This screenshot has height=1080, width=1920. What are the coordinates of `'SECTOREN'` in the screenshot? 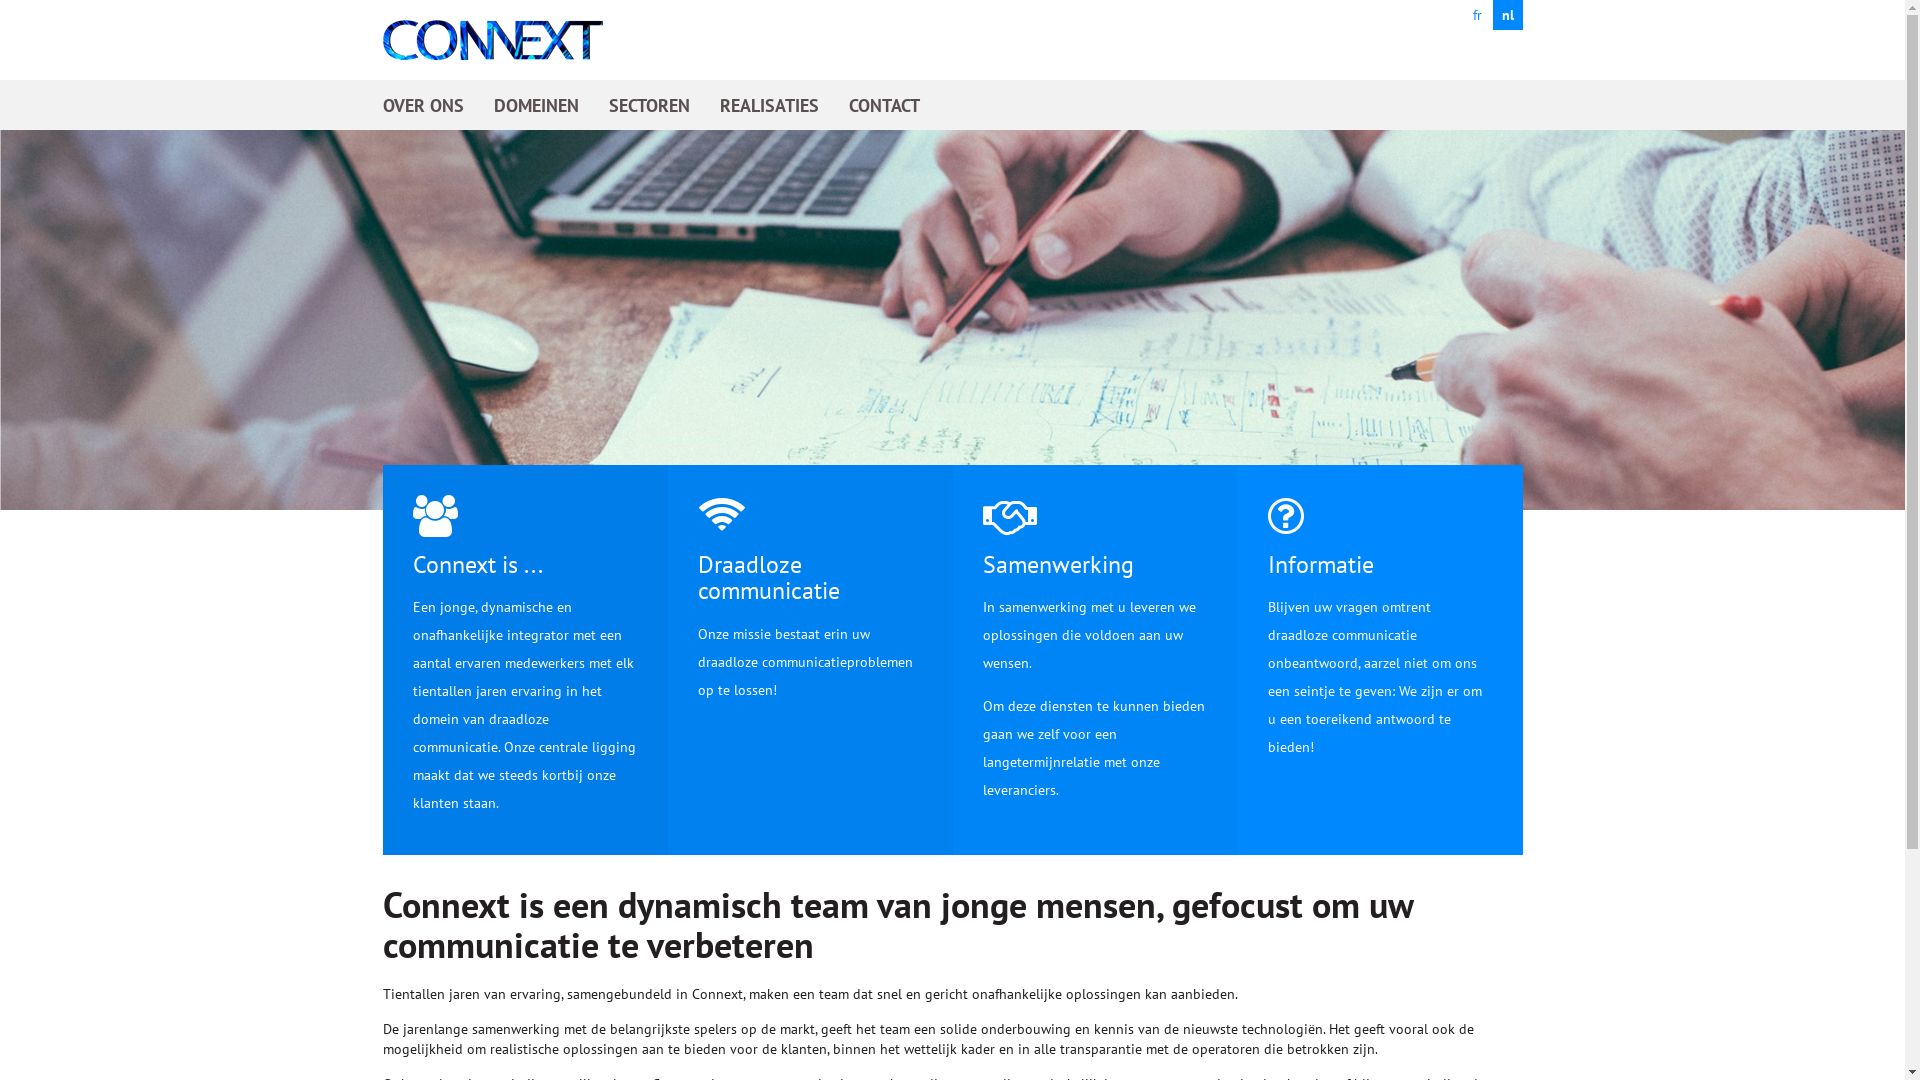 It's located at (648, 104).